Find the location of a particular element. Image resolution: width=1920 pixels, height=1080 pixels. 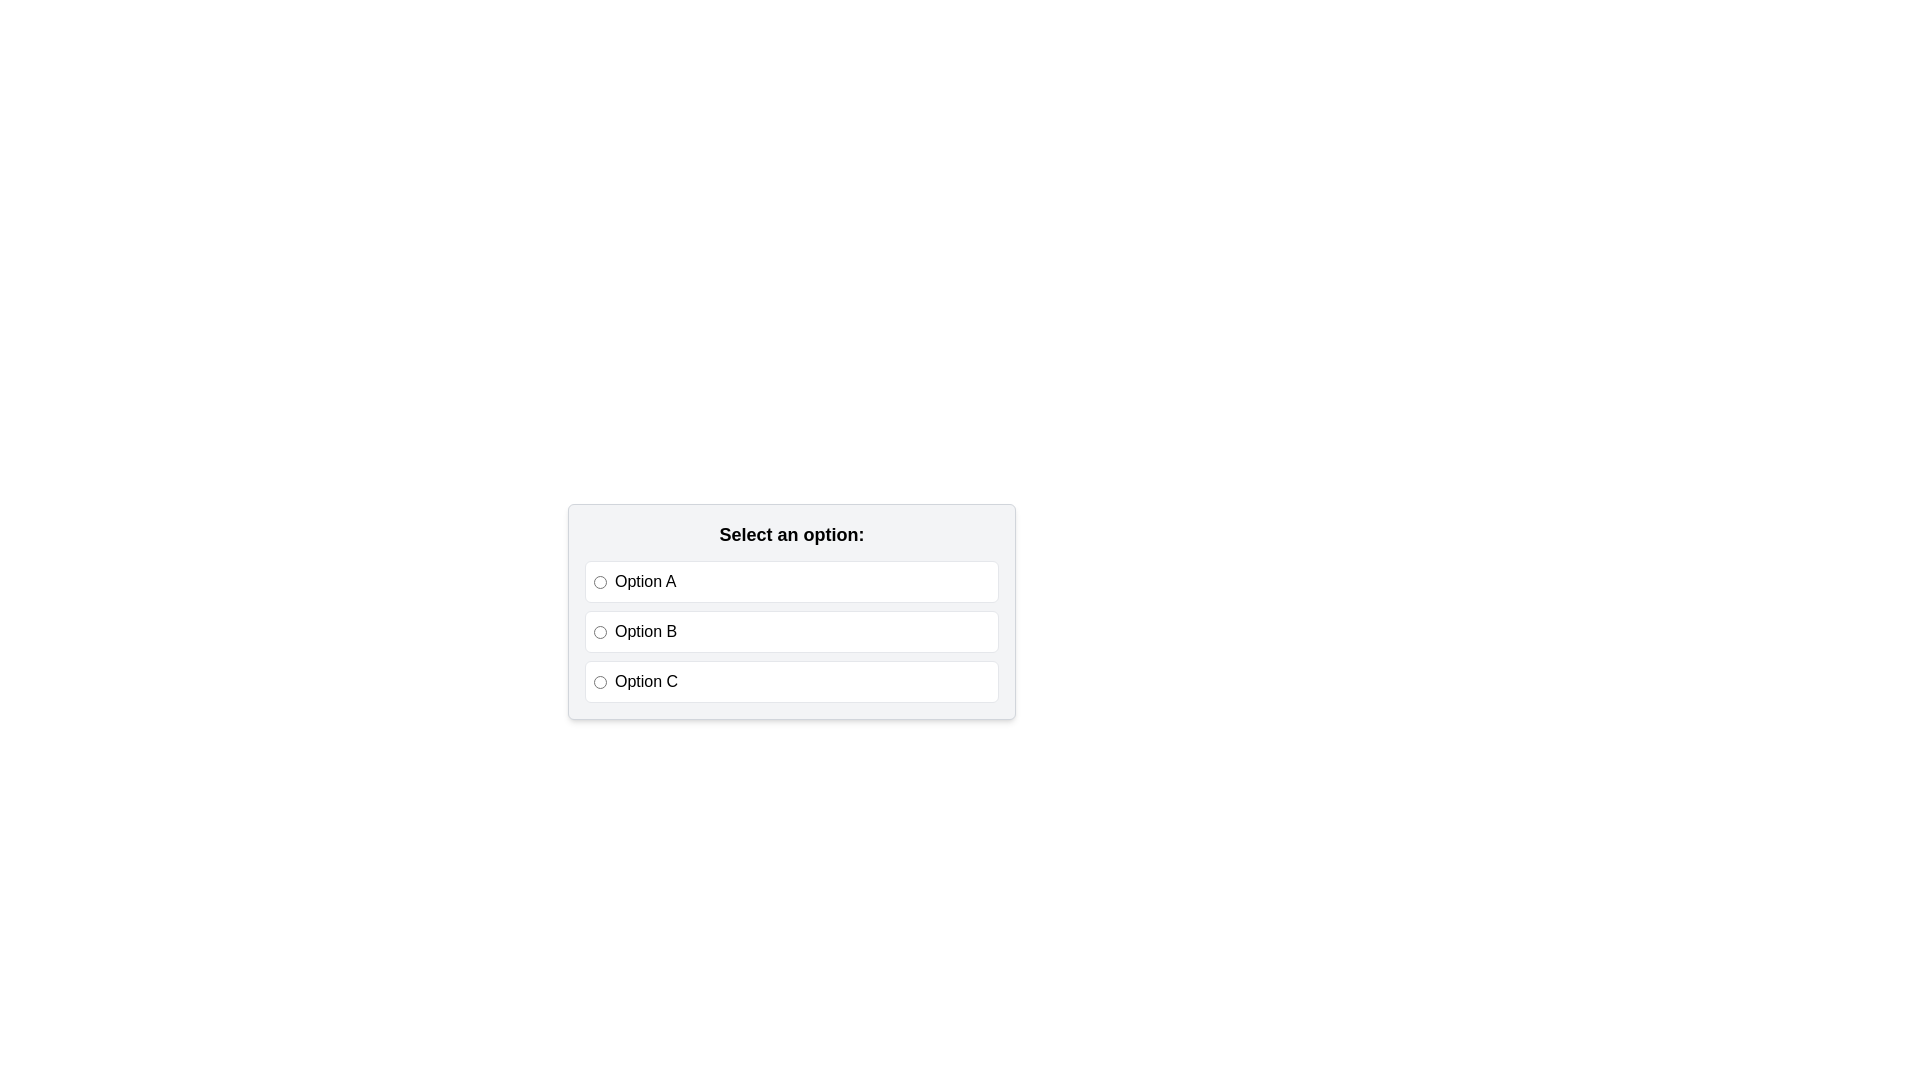

the 'Option B' radio button is located at coordinates (791, 632).